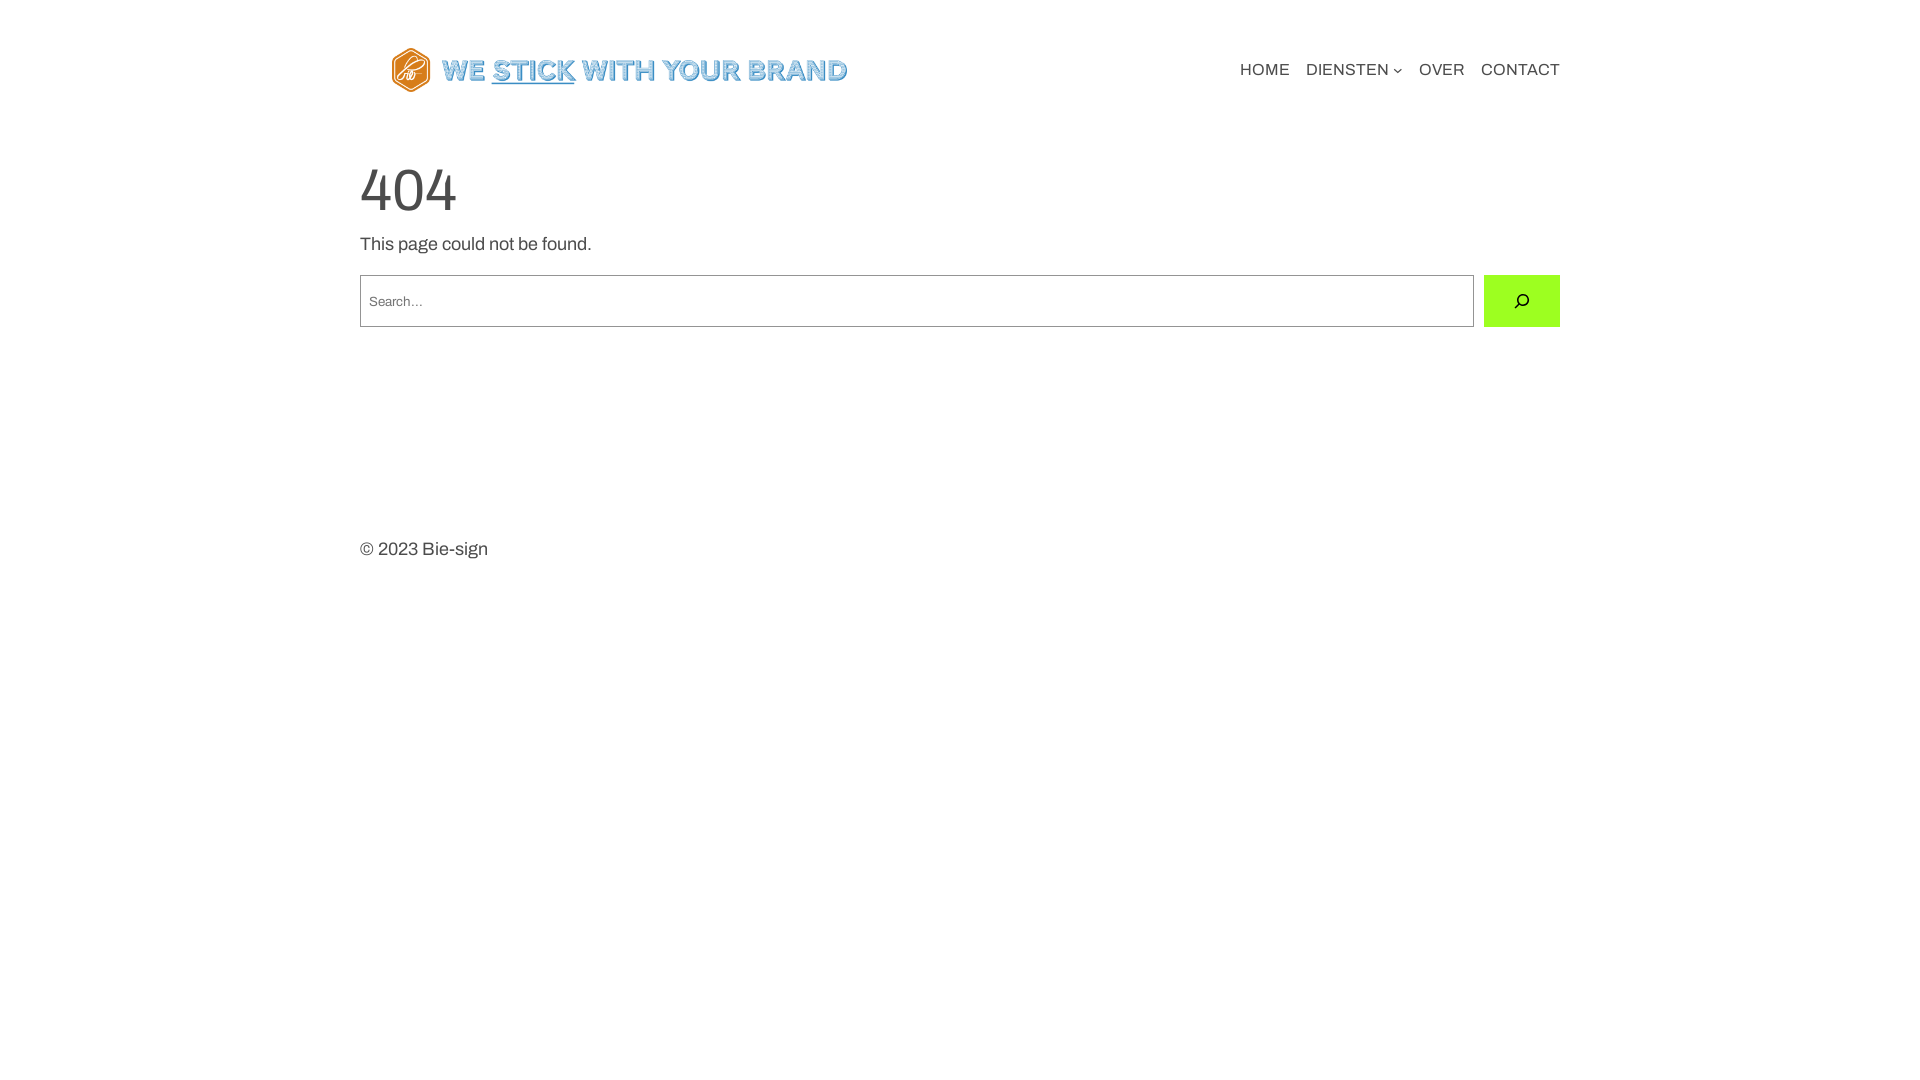  What do you see at coordinates (1520, 68) in the screenshot?
I see `'CONTACT'` at bounding box center [1520, 68].